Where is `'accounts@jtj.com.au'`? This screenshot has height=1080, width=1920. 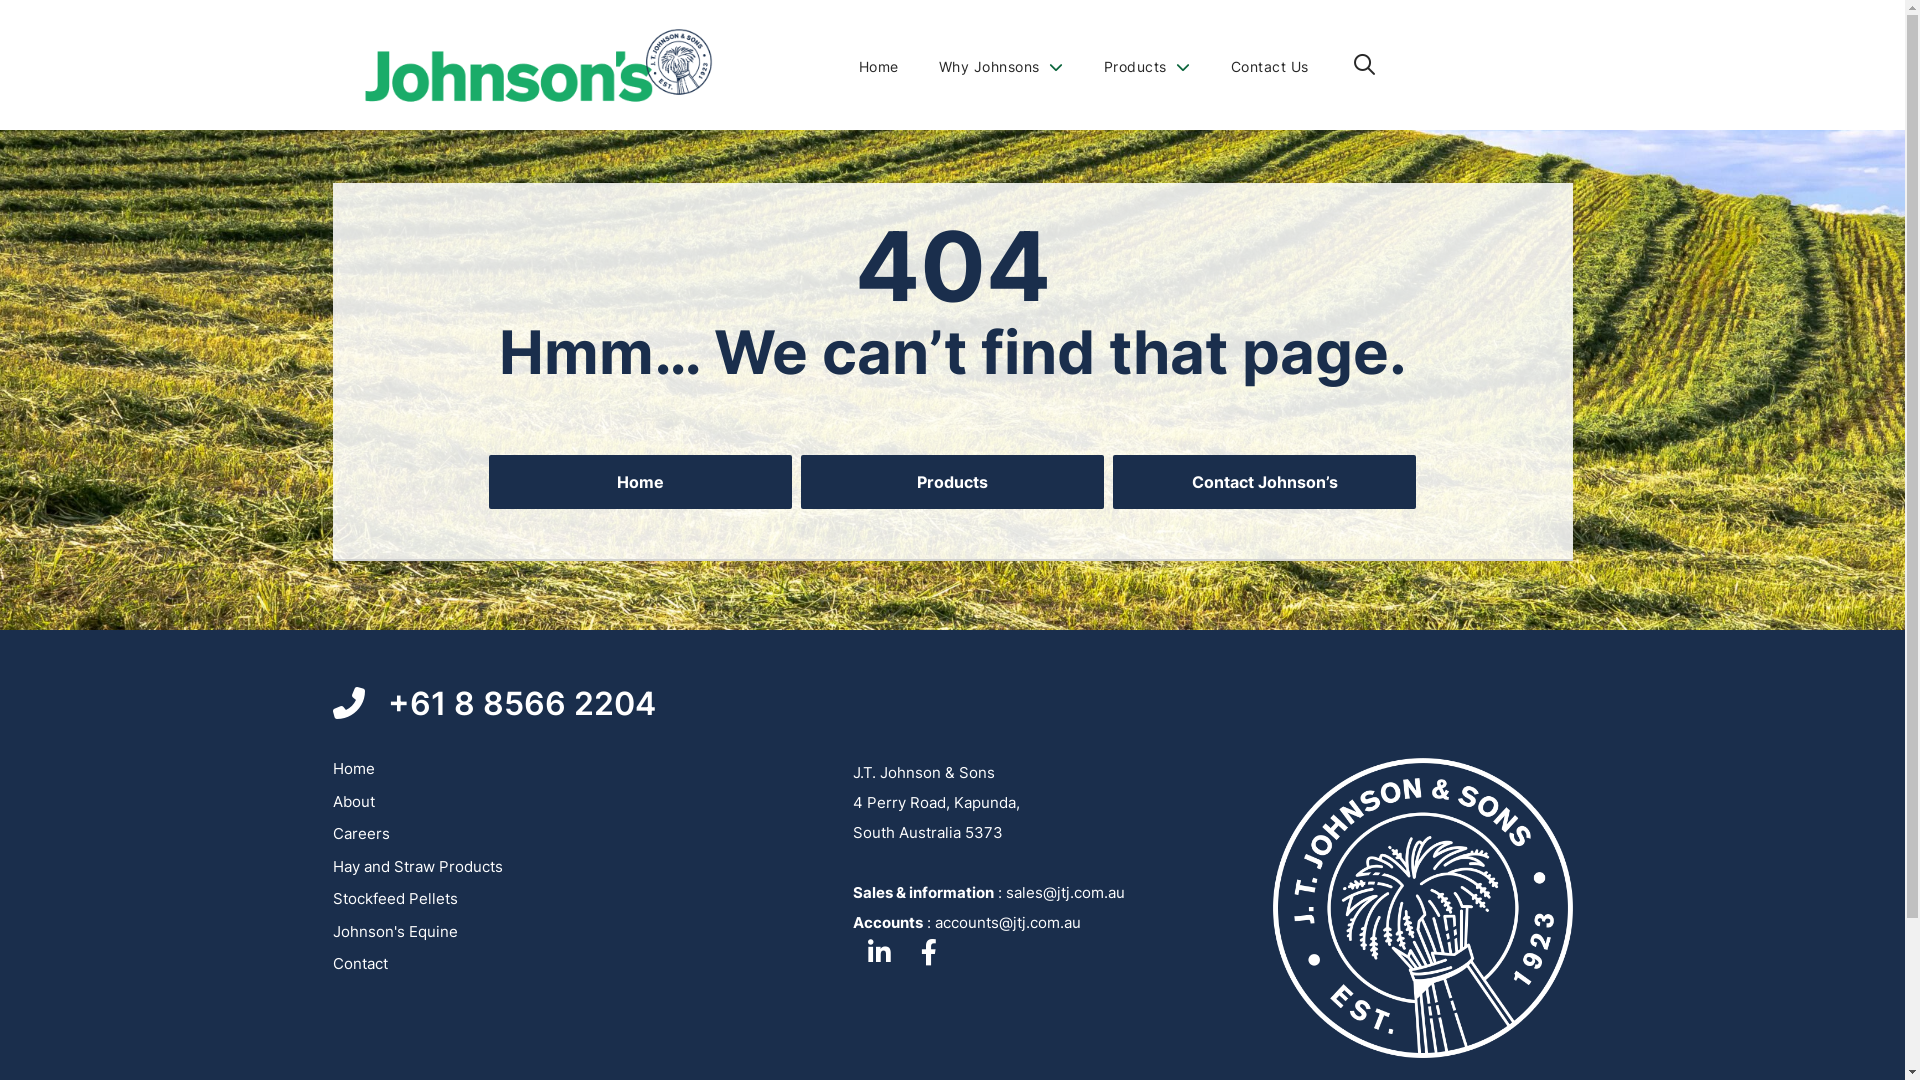
'accounts@jtj.com.au' is located at coordinates (1007, 922).